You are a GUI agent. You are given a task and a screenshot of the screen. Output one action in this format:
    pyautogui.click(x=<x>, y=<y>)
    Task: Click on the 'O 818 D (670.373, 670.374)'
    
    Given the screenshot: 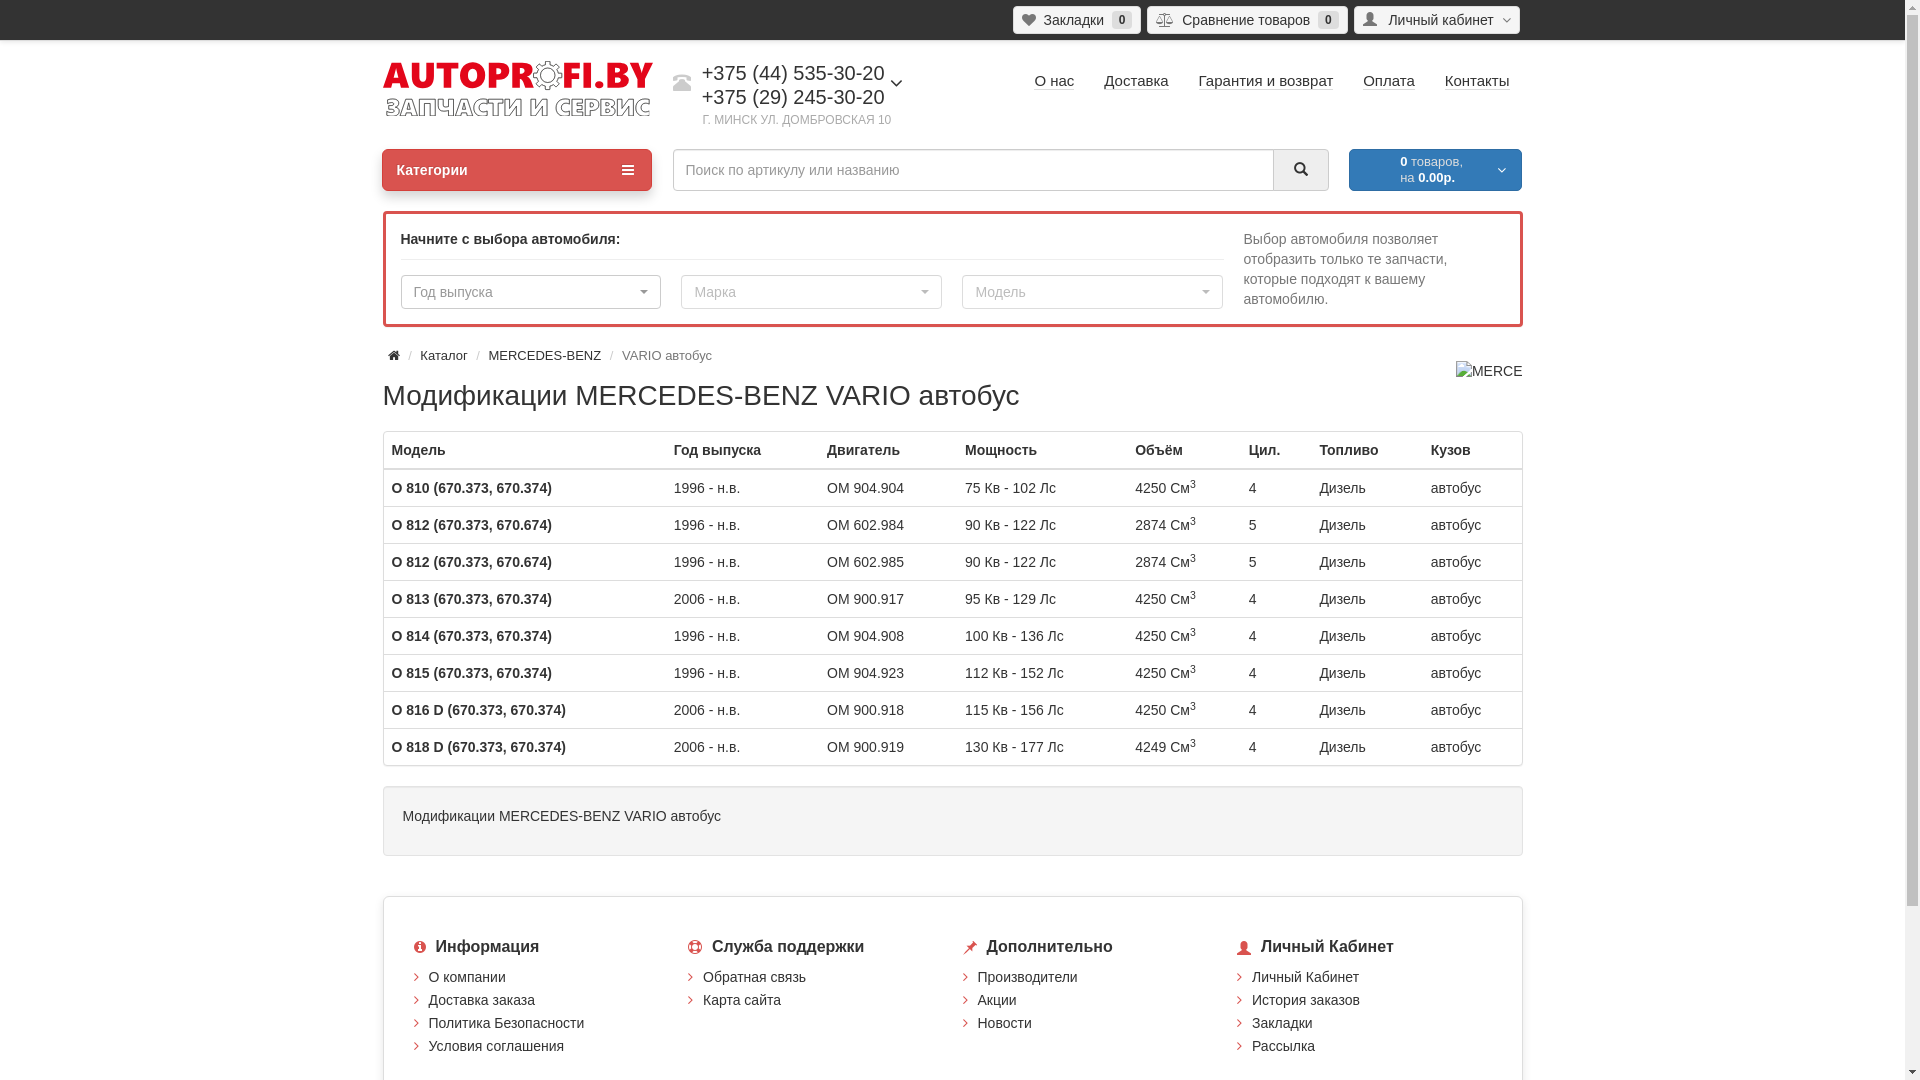 What is the action you would take?
    pyautogui.click(x=478, y=747)
    